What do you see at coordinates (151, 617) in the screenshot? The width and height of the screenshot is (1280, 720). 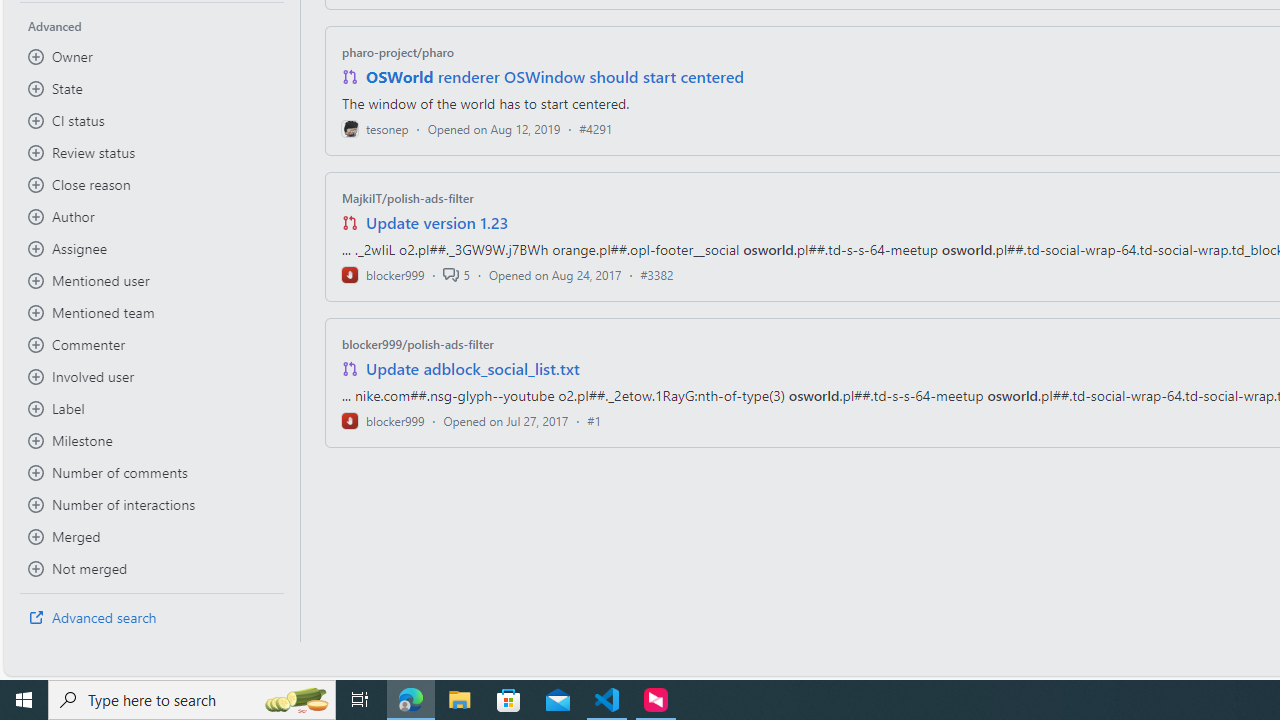 I see `'Advanced search'` at bounding box center [151, 617].